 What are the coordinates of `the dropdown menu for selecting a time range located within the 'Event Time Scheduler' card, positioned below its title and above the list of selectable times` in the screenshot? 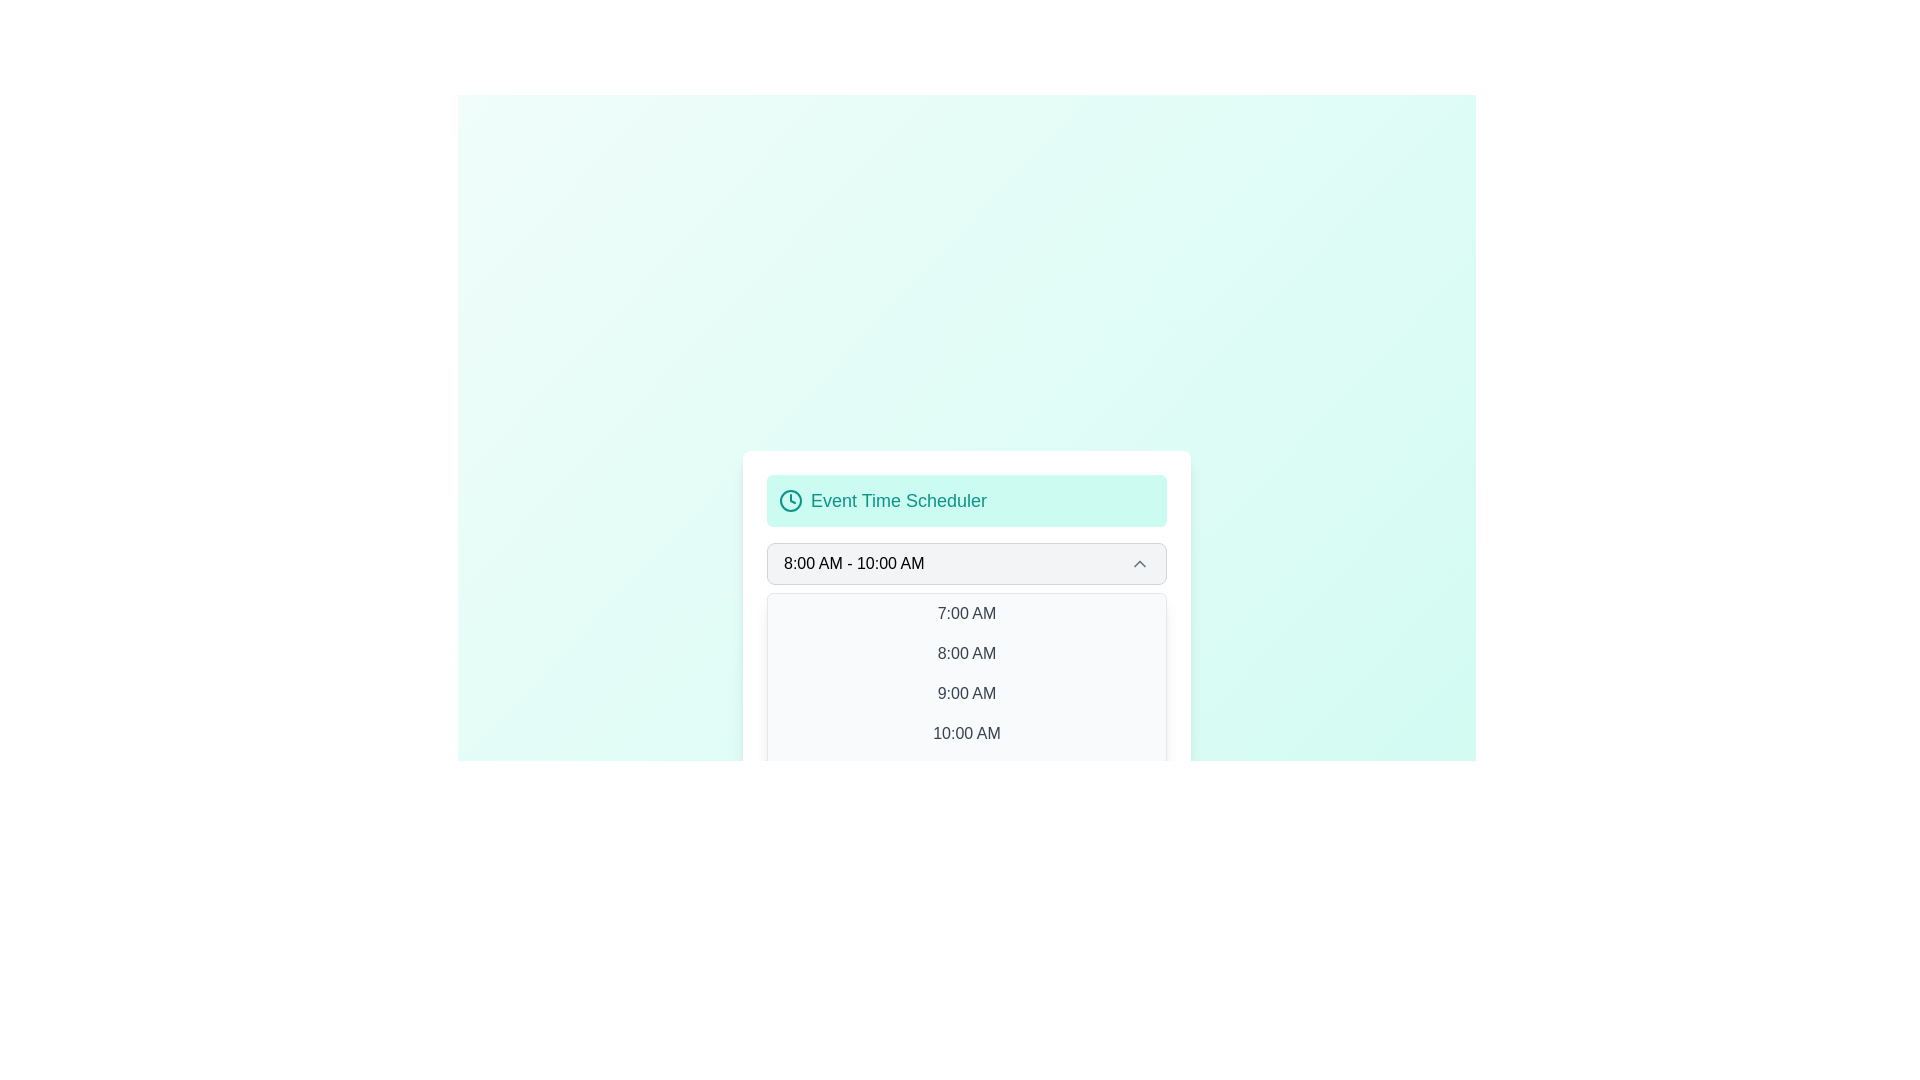 It's located at (966, 563).